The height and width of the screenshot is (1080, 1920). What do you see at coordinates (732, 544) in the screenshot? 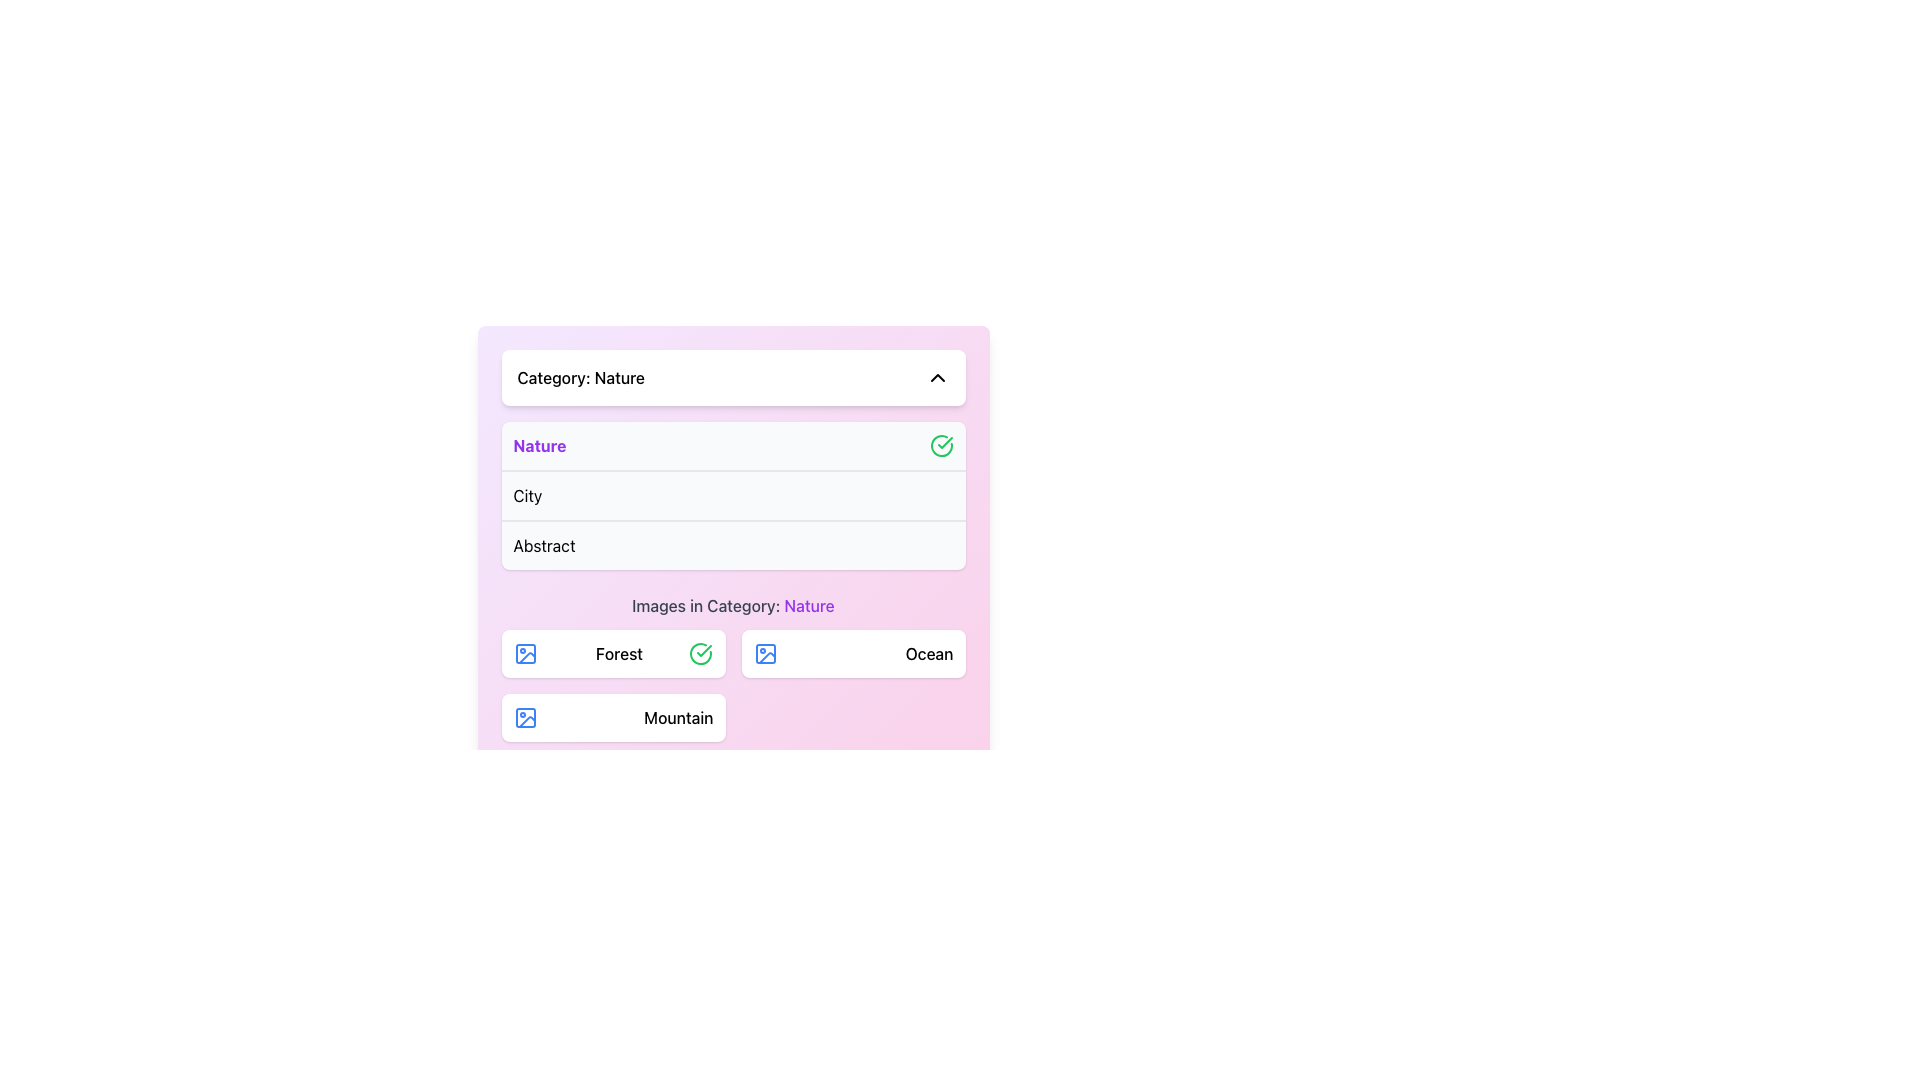
I see `the third item in the categorized list or menu` at bounding box center [732, 544].